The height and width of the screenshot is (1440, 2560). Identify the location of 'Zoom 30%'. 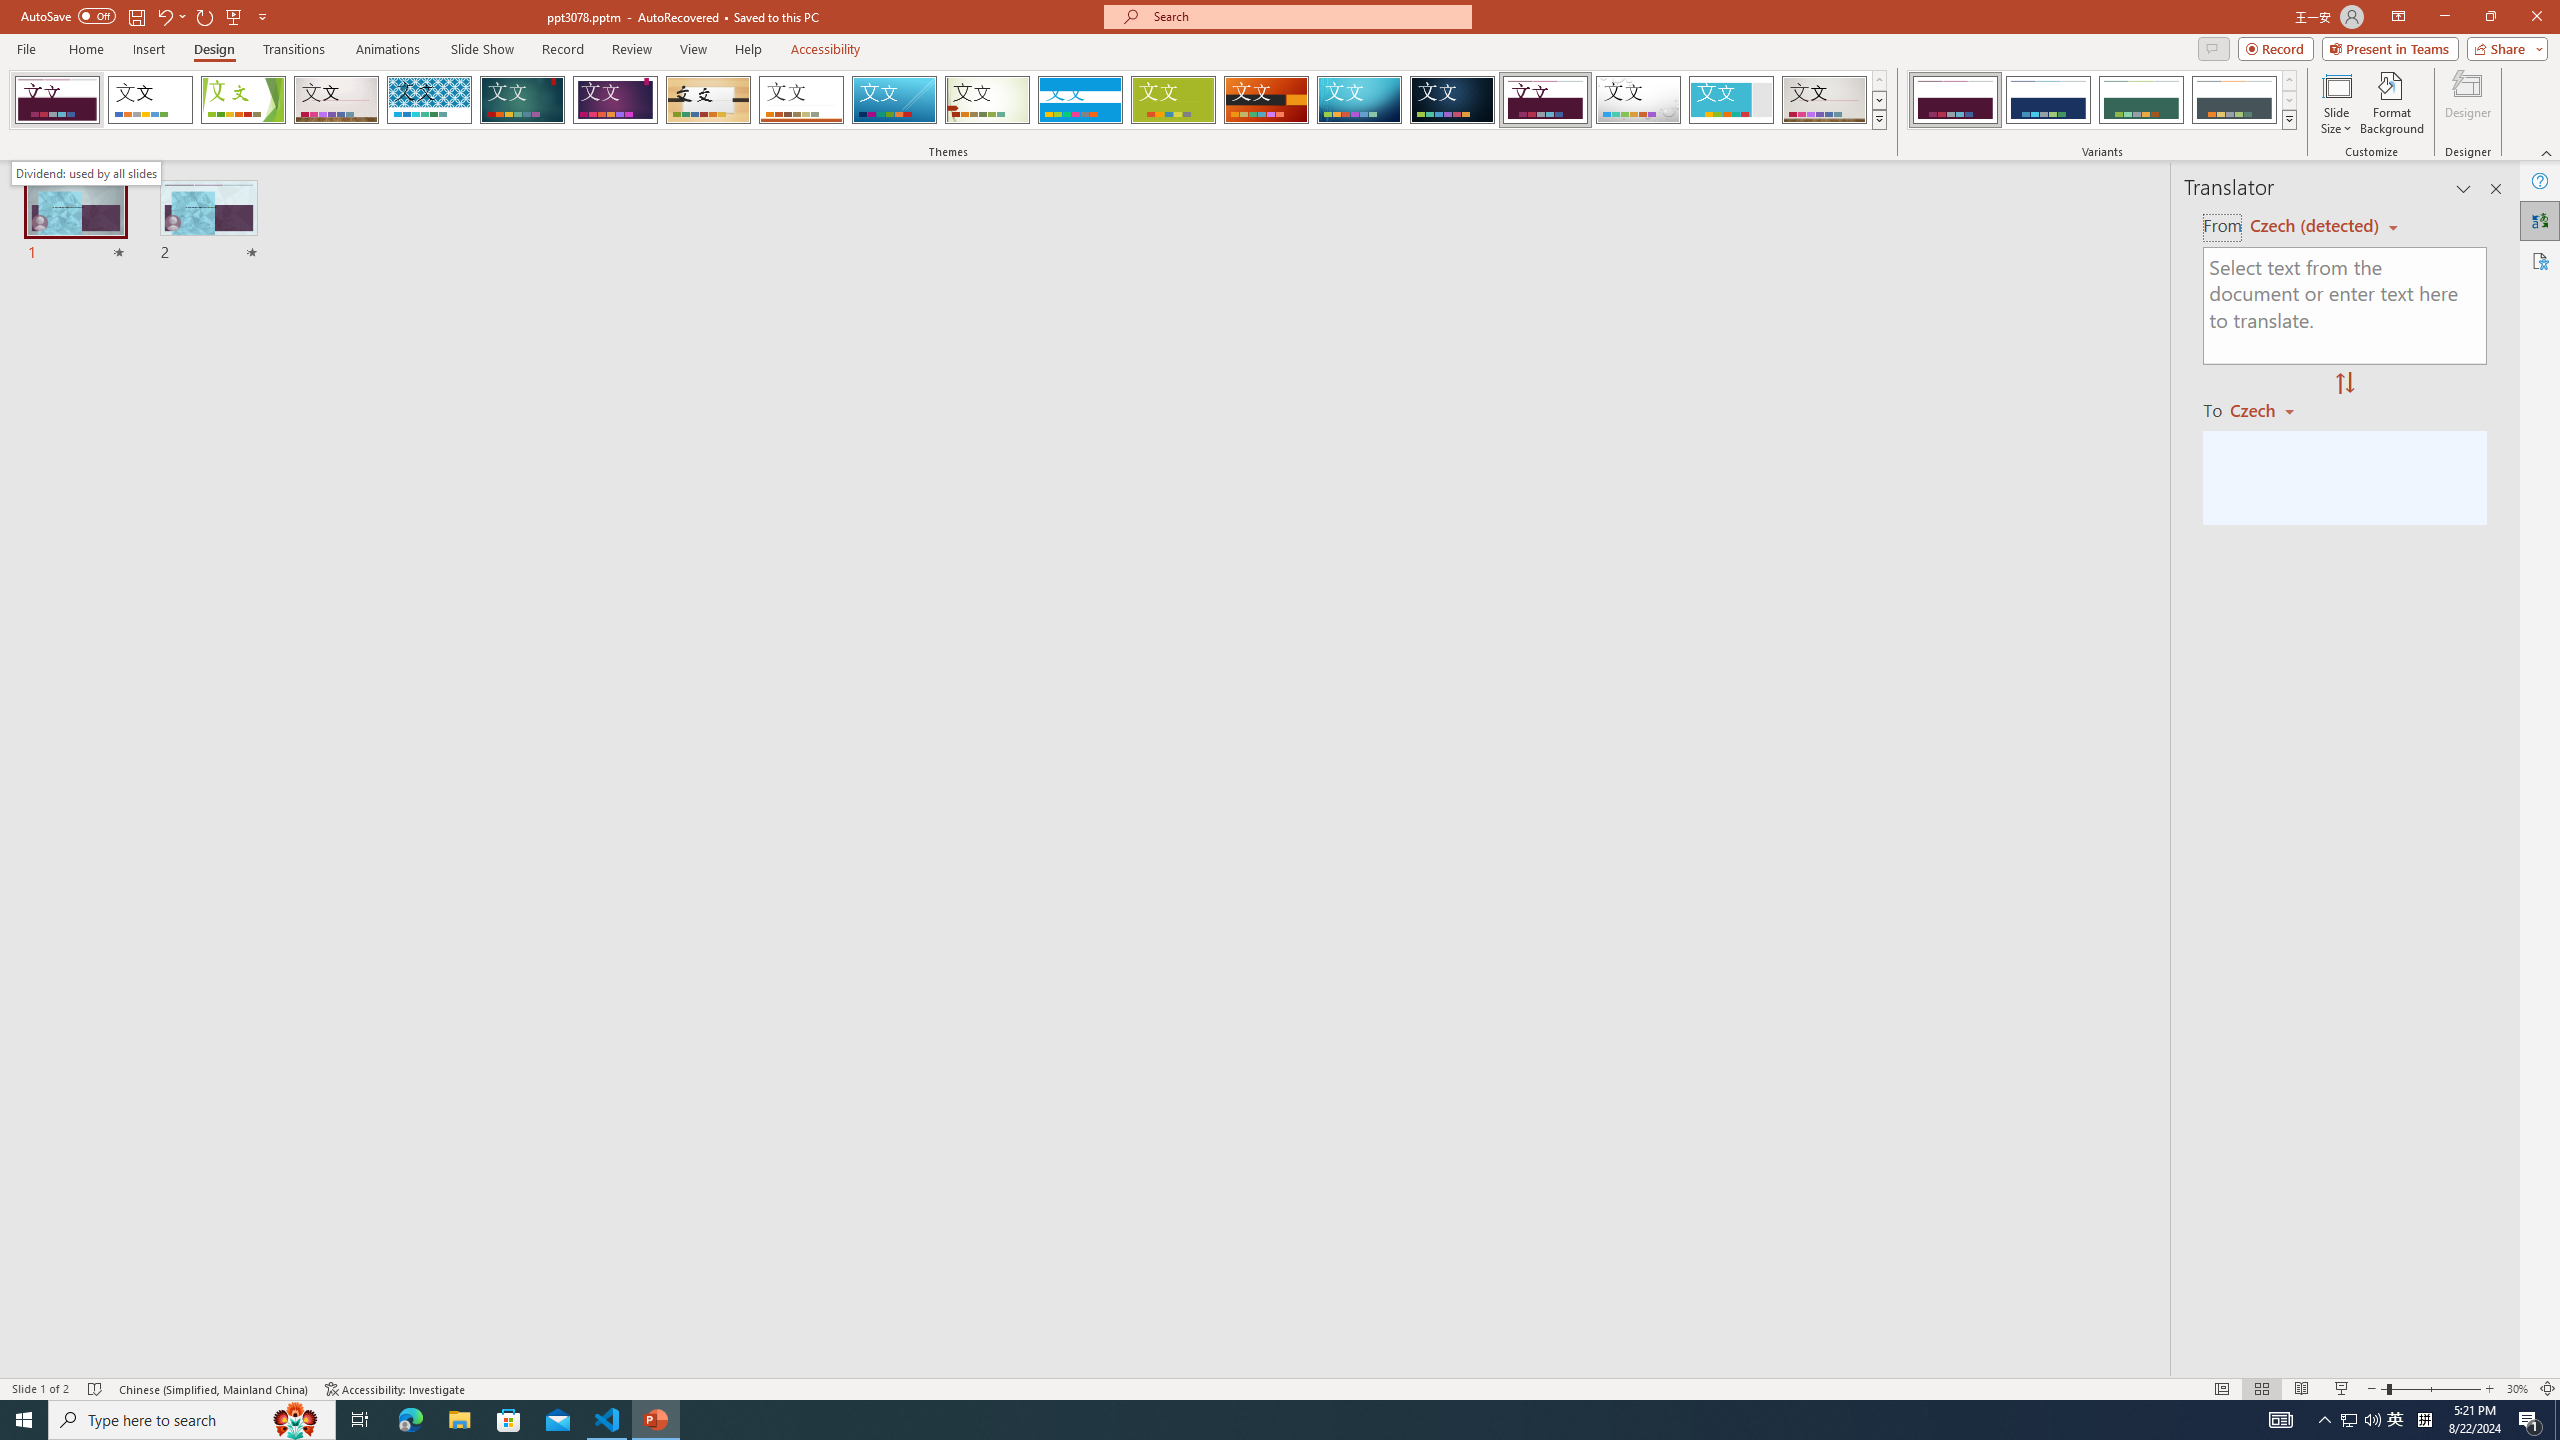
(2516, 1389).